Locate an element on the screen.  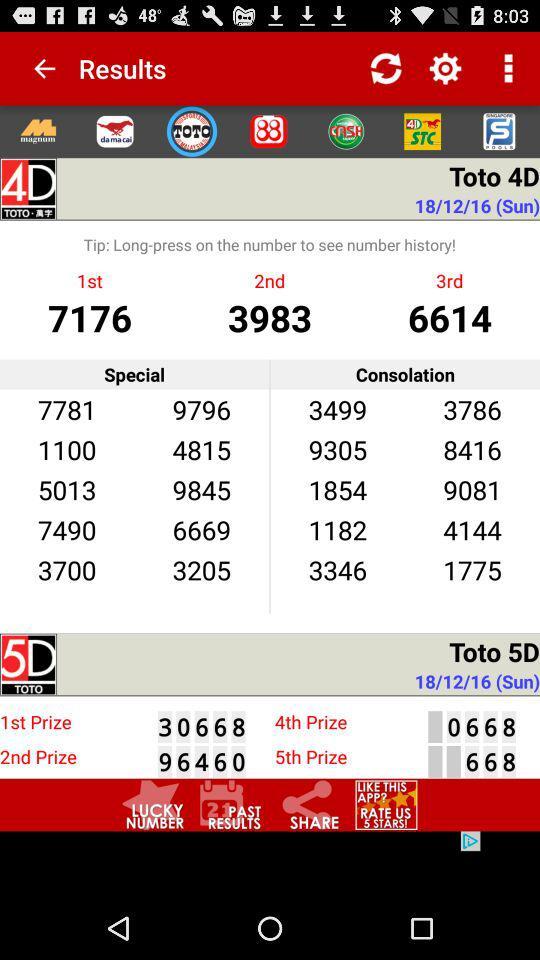
icon next to 3983 item is located at coordinates (449, 317).